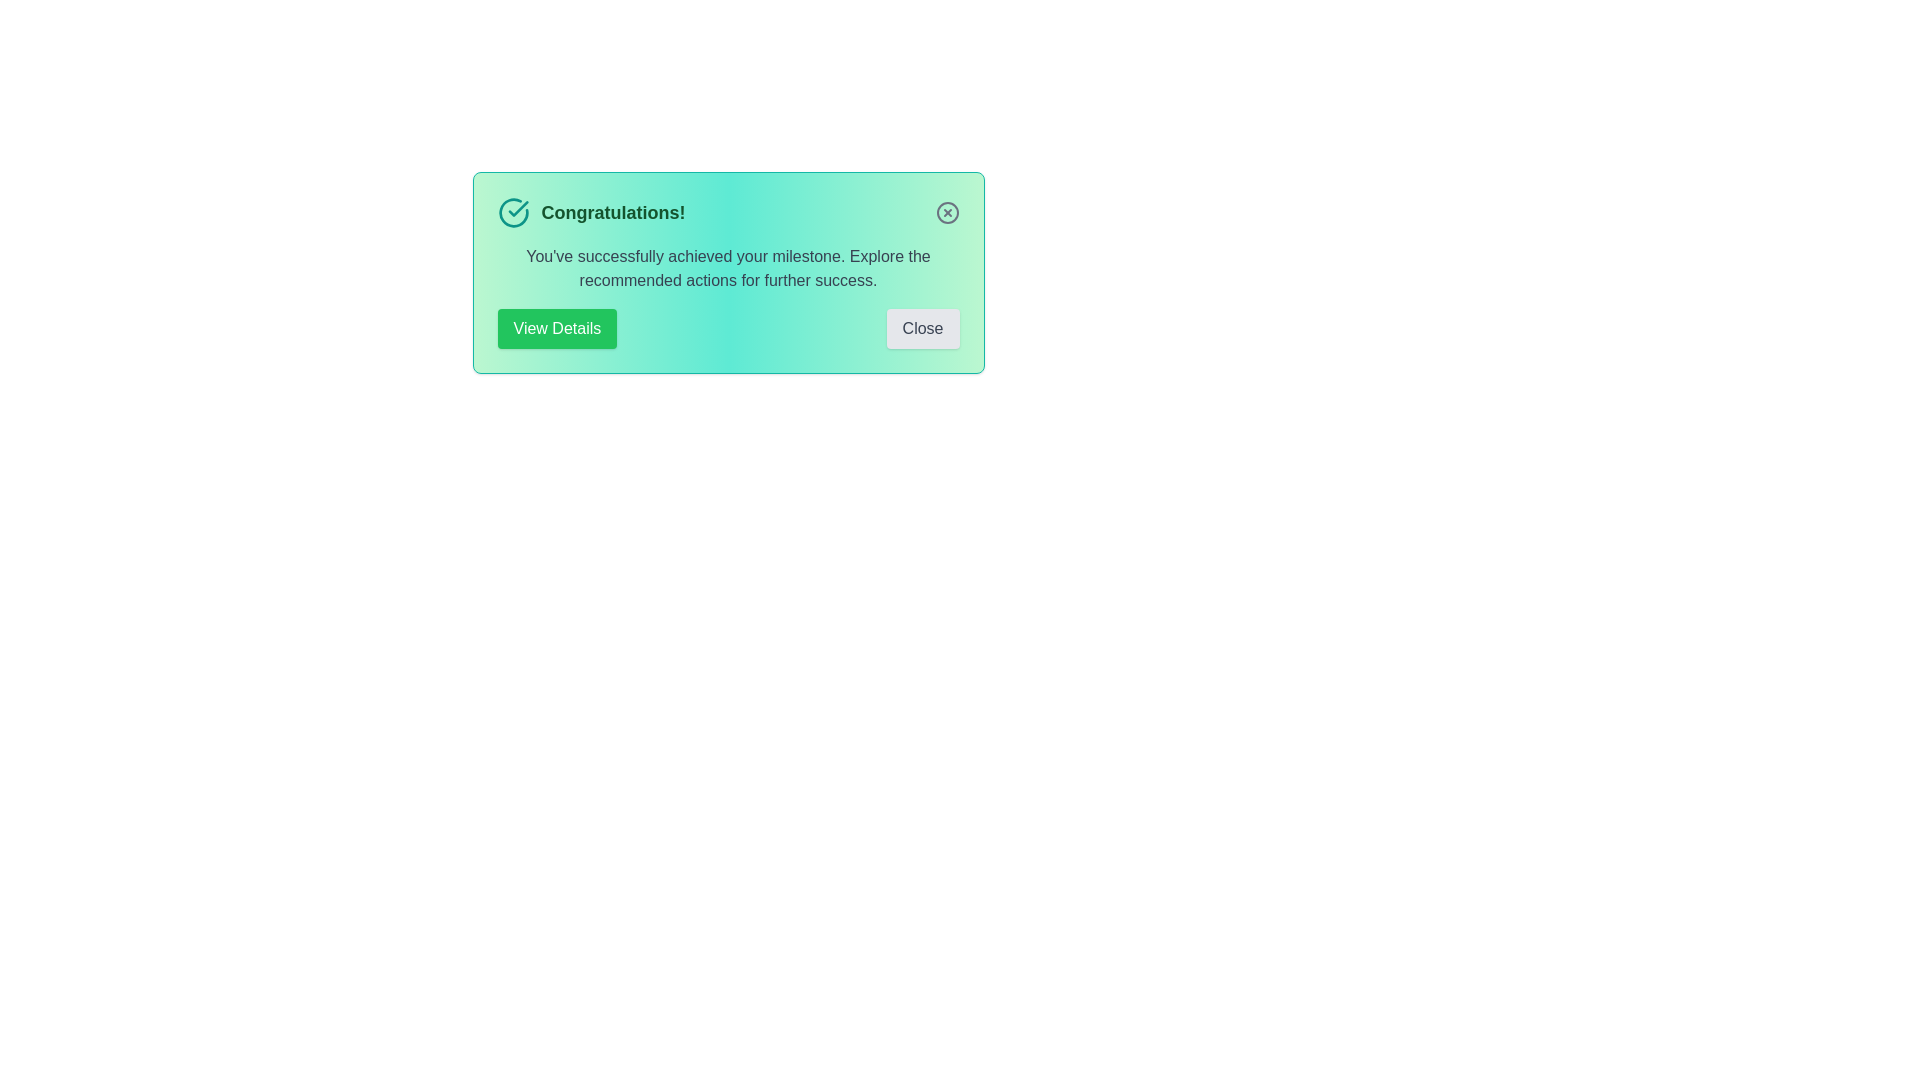  I want to click on the close icon to dismiss the notification, so click(946, 212).